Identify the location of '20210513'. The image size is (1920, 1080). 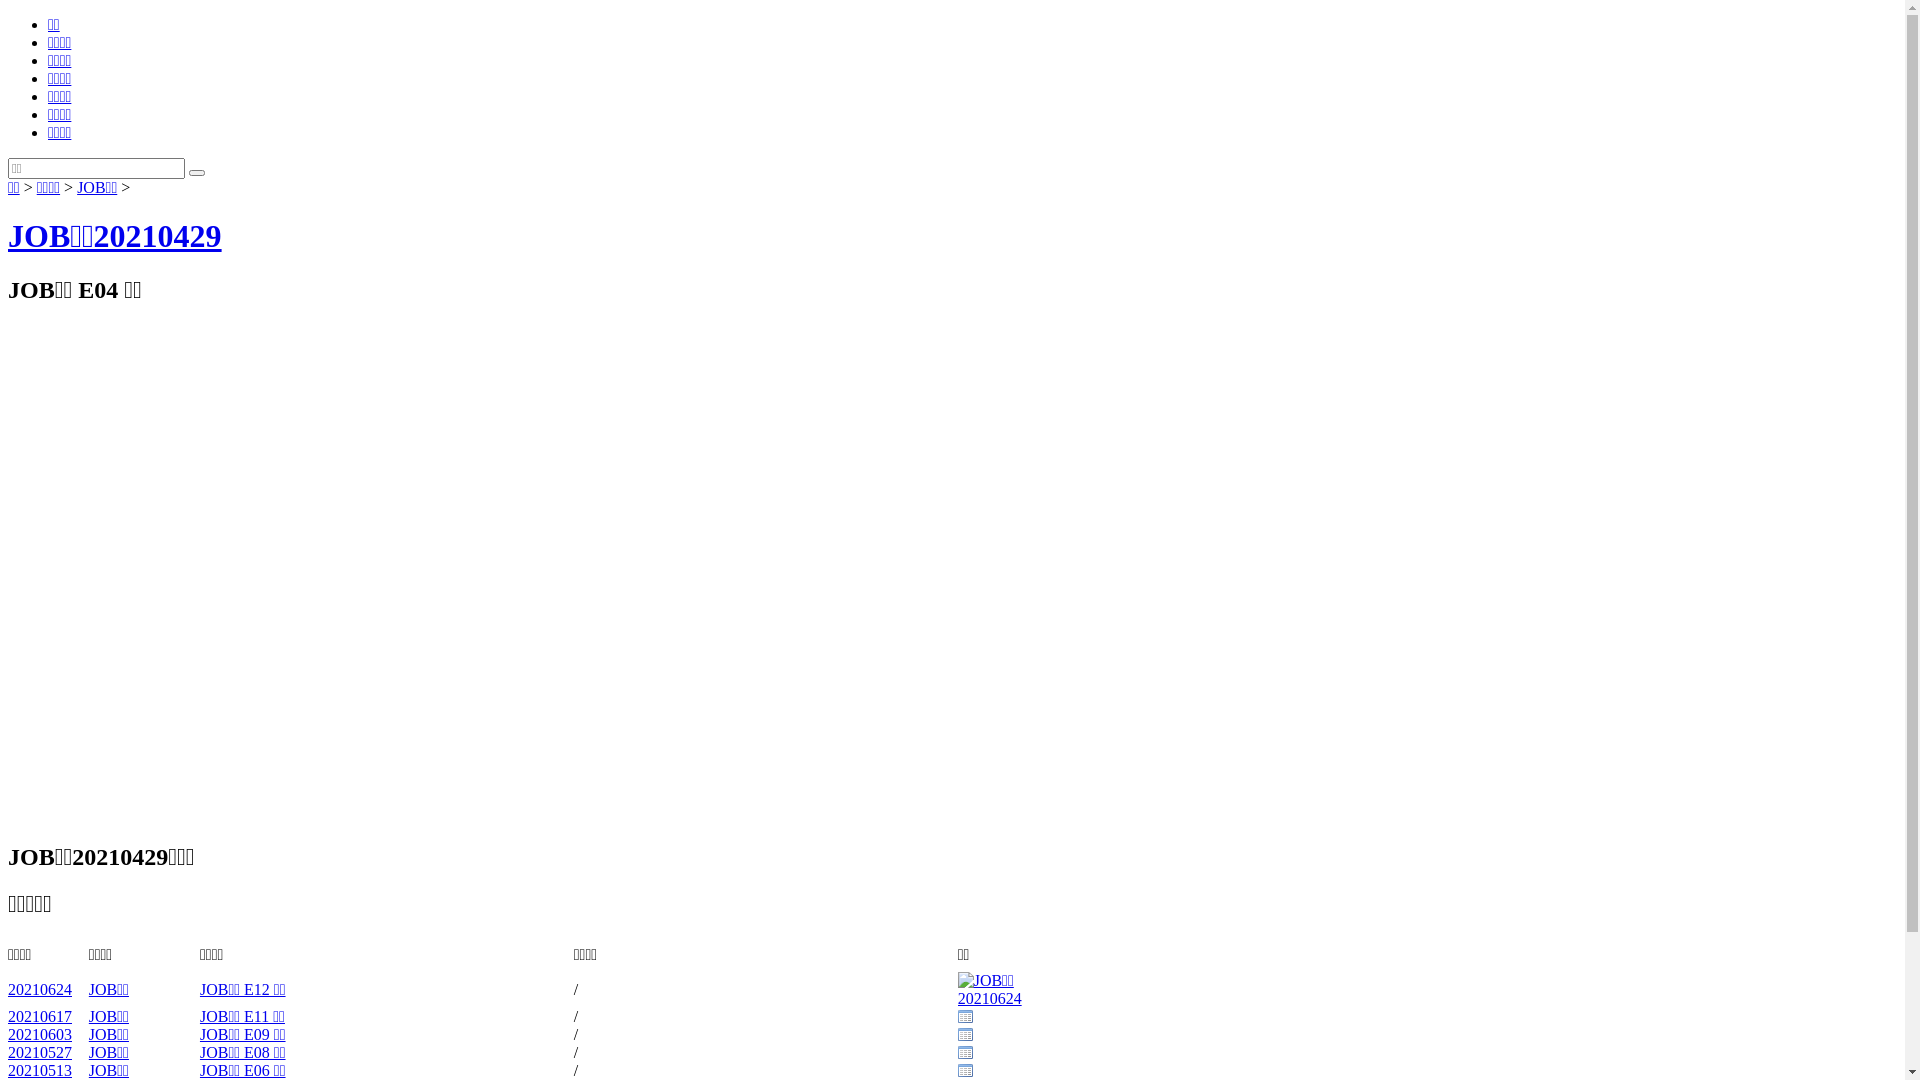
(39, 1069).